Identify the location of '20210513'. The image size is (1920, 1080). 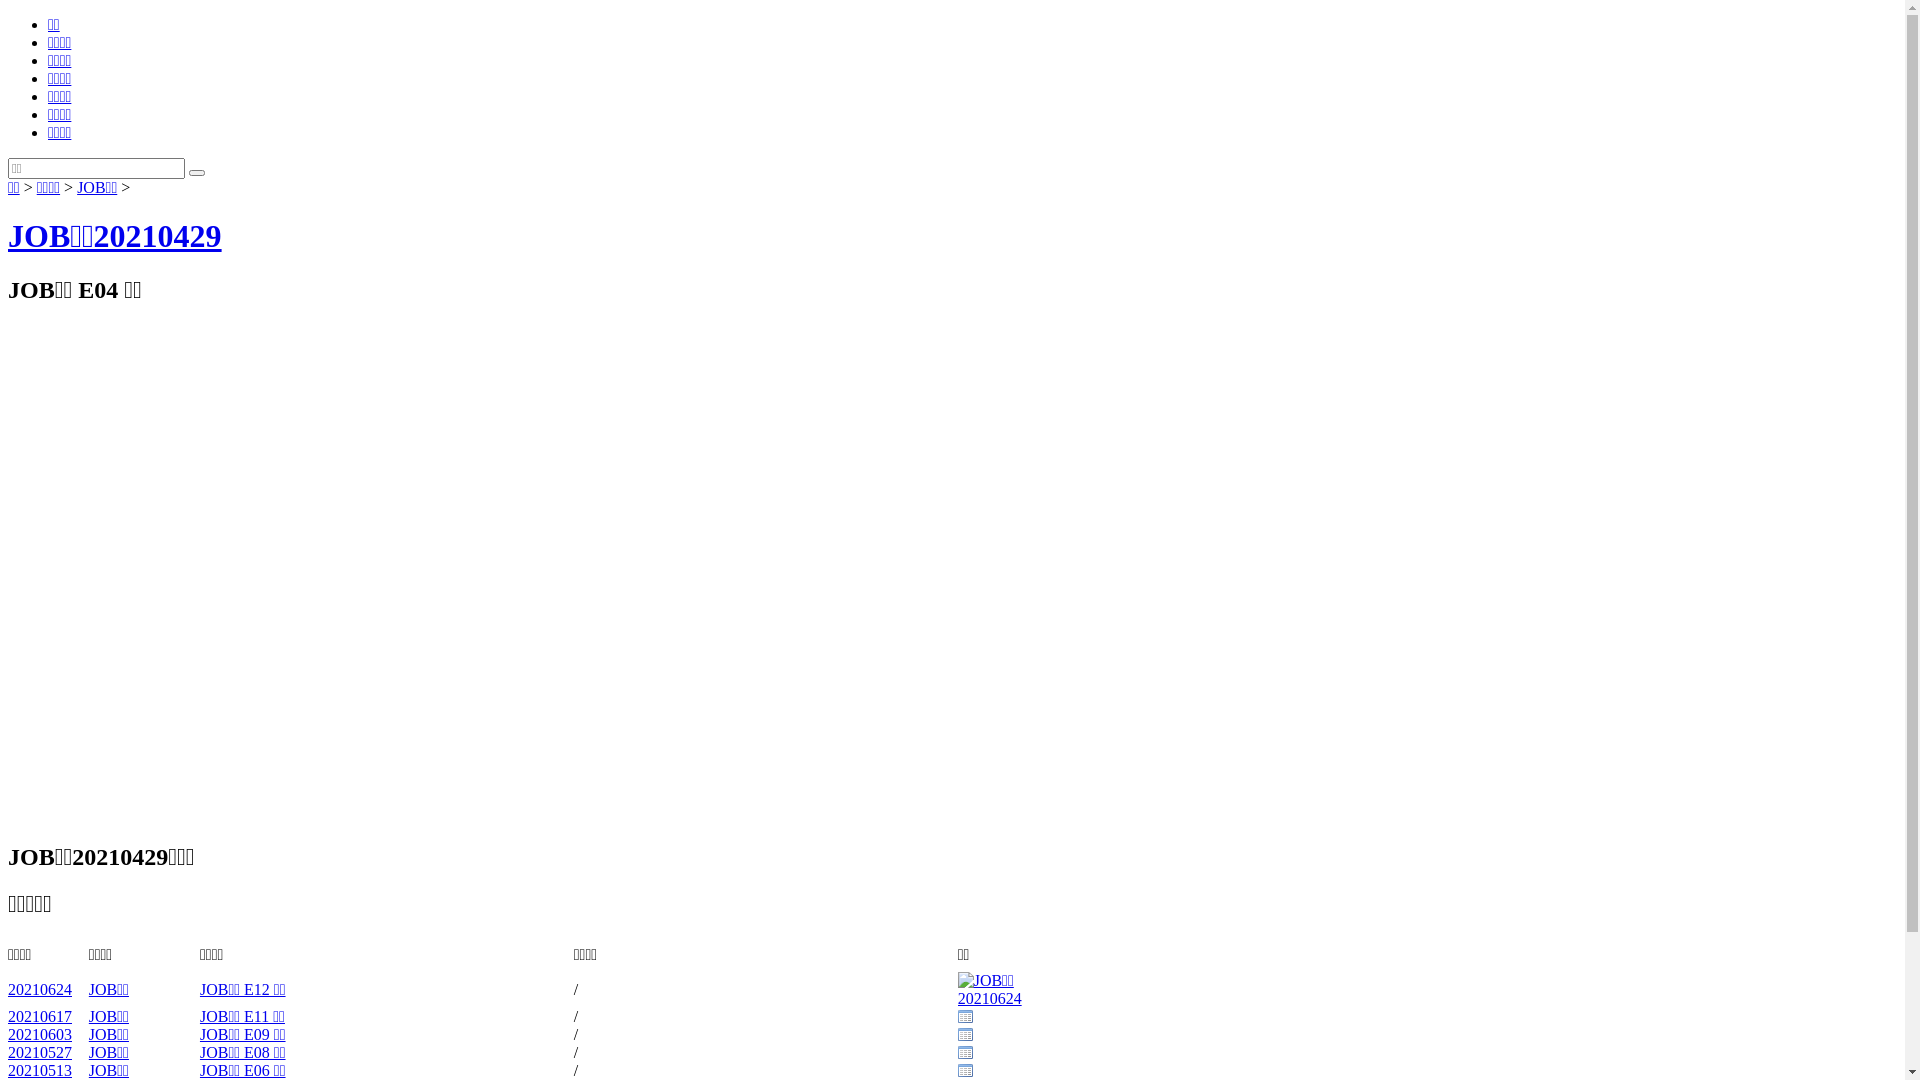
(39, 1069).